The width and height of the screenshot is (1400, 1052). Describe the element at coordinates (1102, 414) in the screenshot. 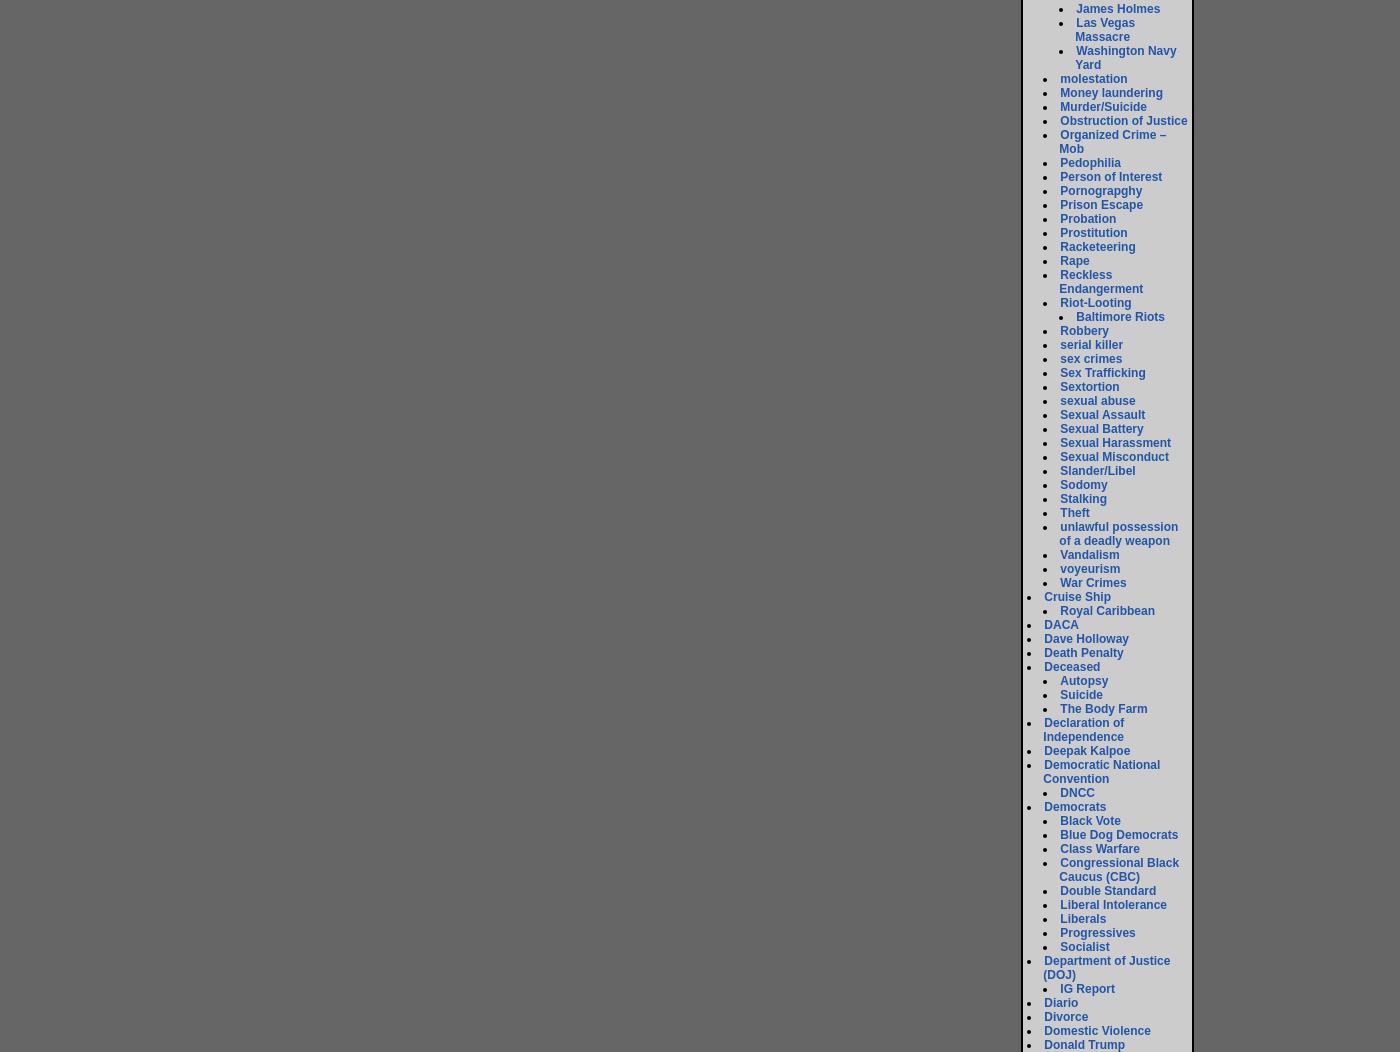

I see `'Sexual Assault'` at that location.